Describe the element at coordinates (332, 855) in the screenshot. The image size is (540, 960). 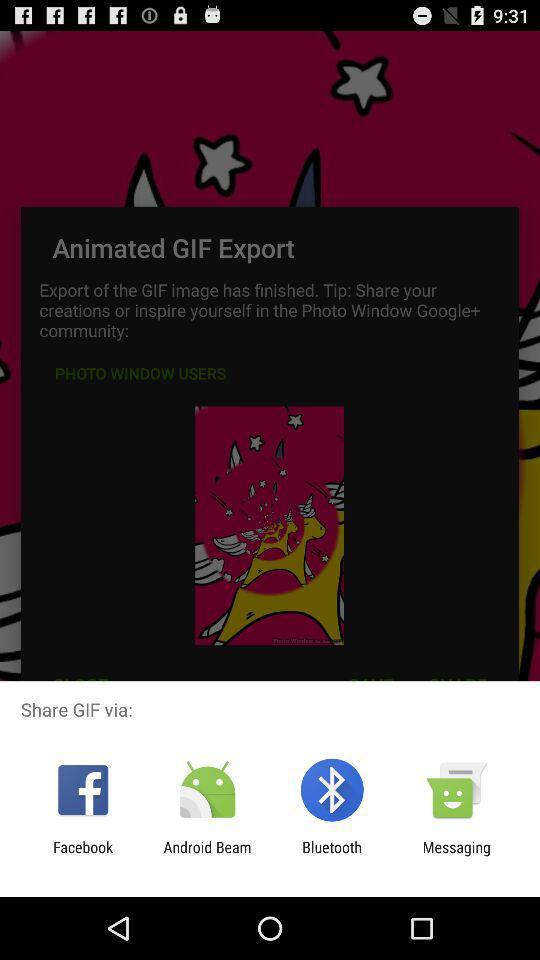
I see `the icon to the left of messaging` at that location.